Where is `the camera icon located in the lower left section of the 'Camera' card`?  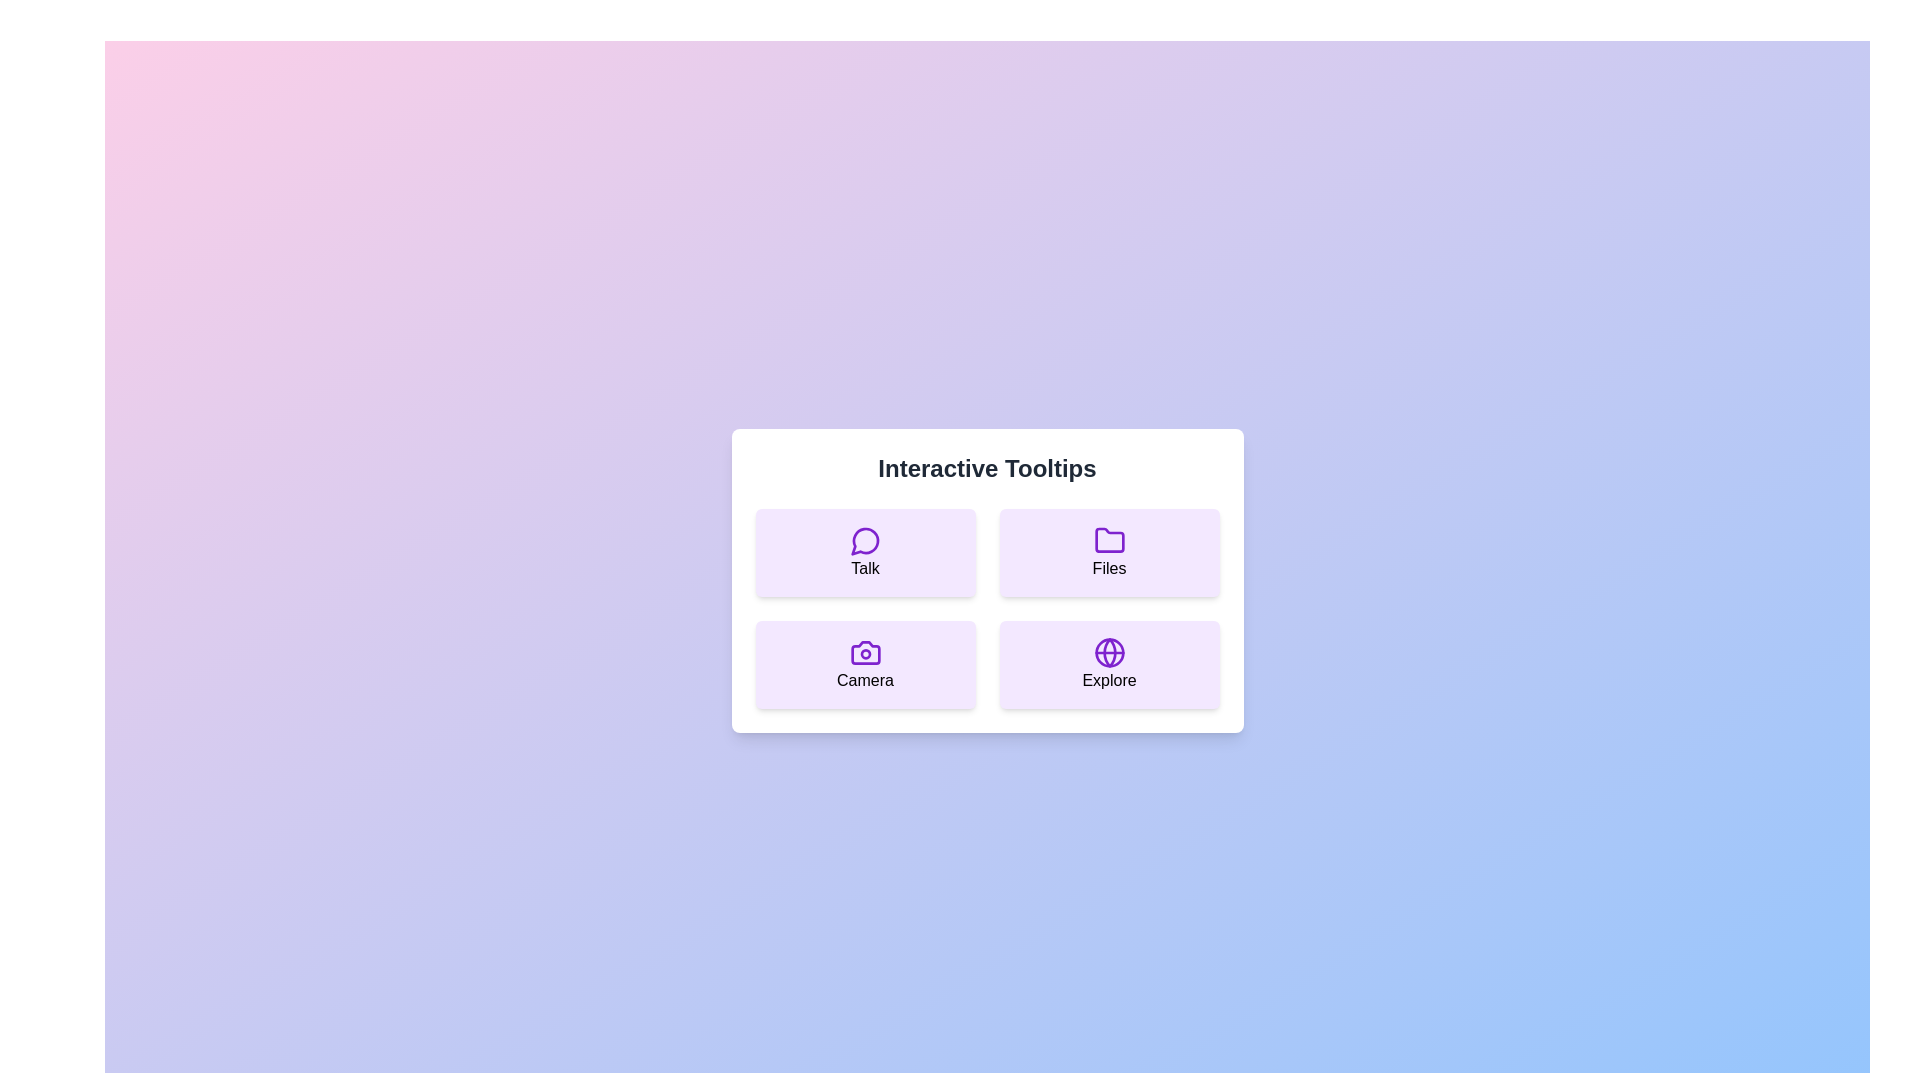
the camera icon located in the lower left section of the 'Camera' card is located at coordinates (865, 652).